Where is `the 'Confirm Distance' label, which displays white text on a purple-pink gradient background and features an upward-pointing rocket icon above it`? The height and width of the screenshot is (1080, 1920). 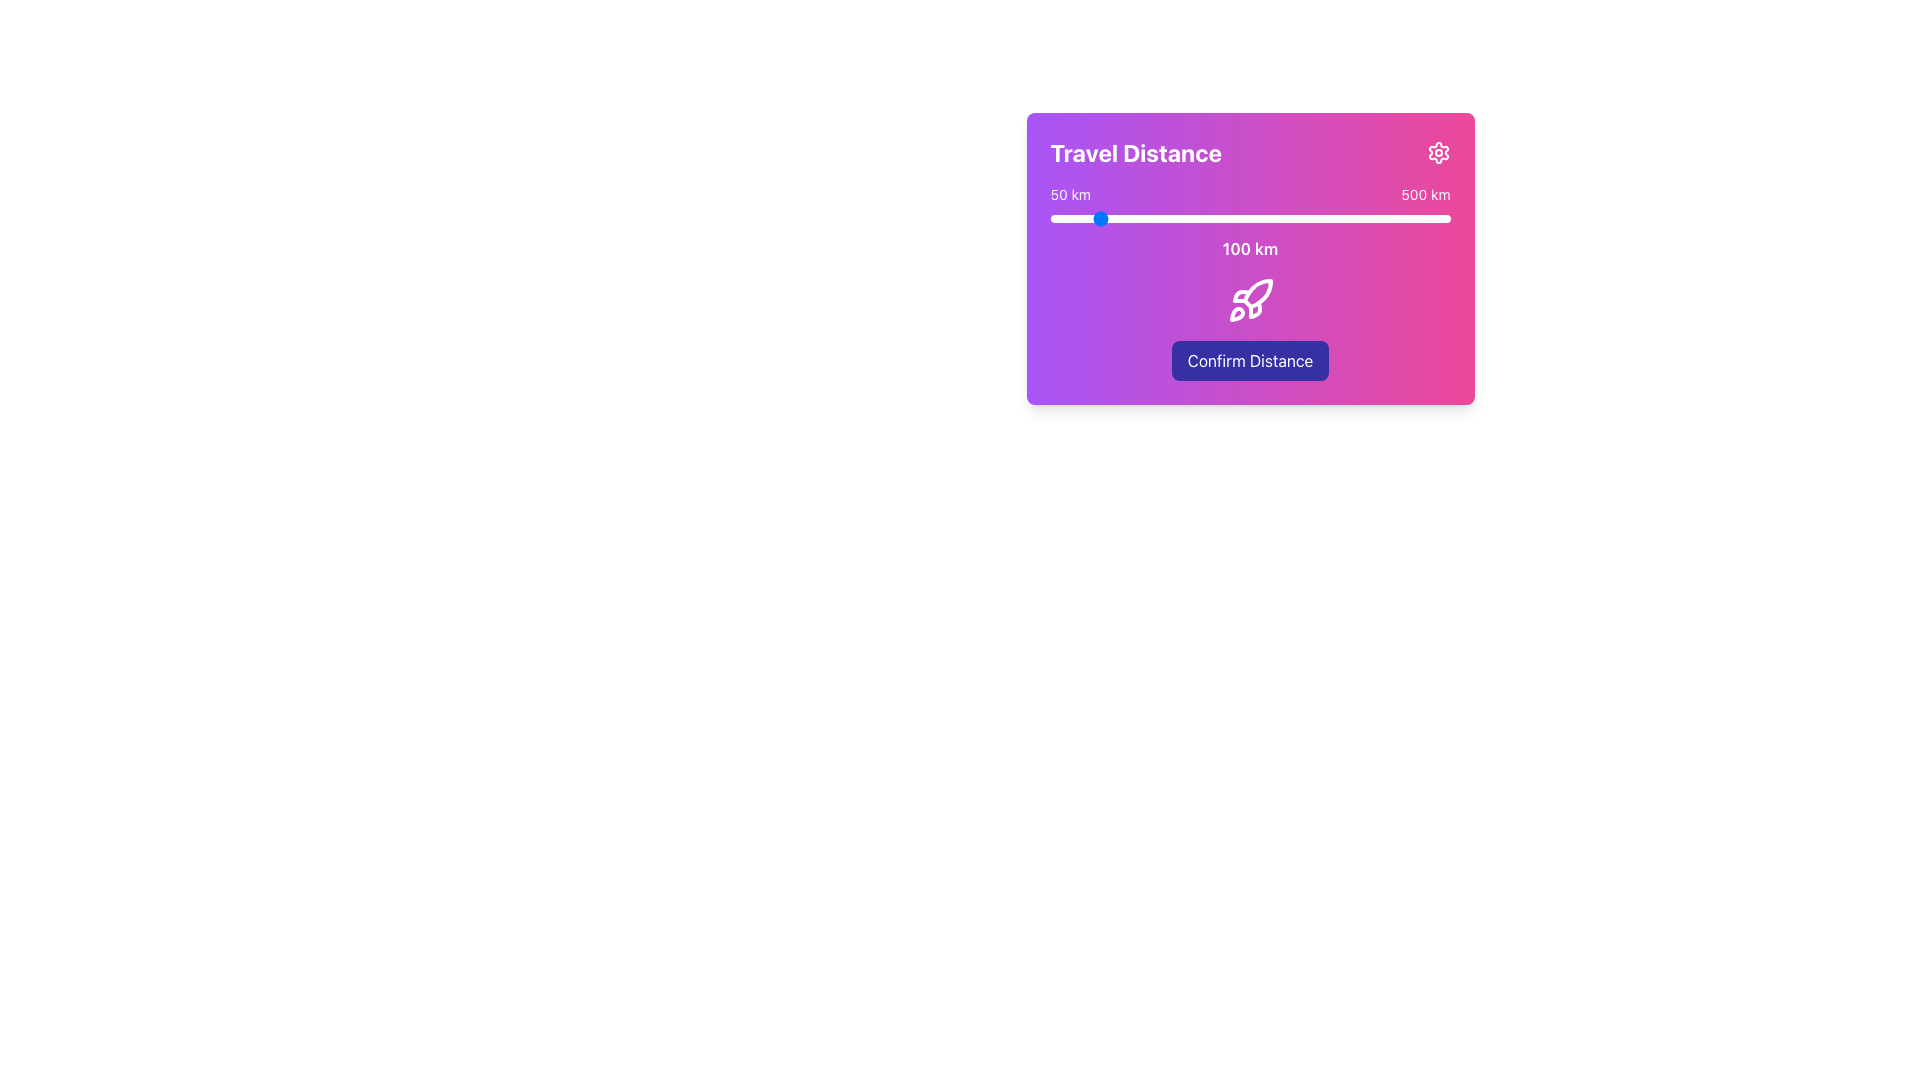 the 'Confirm Distance' label, which displays white text on a purple-pink gradient background and features an upward-pointing rocket icon above it is located at coordinates (1249, 327).